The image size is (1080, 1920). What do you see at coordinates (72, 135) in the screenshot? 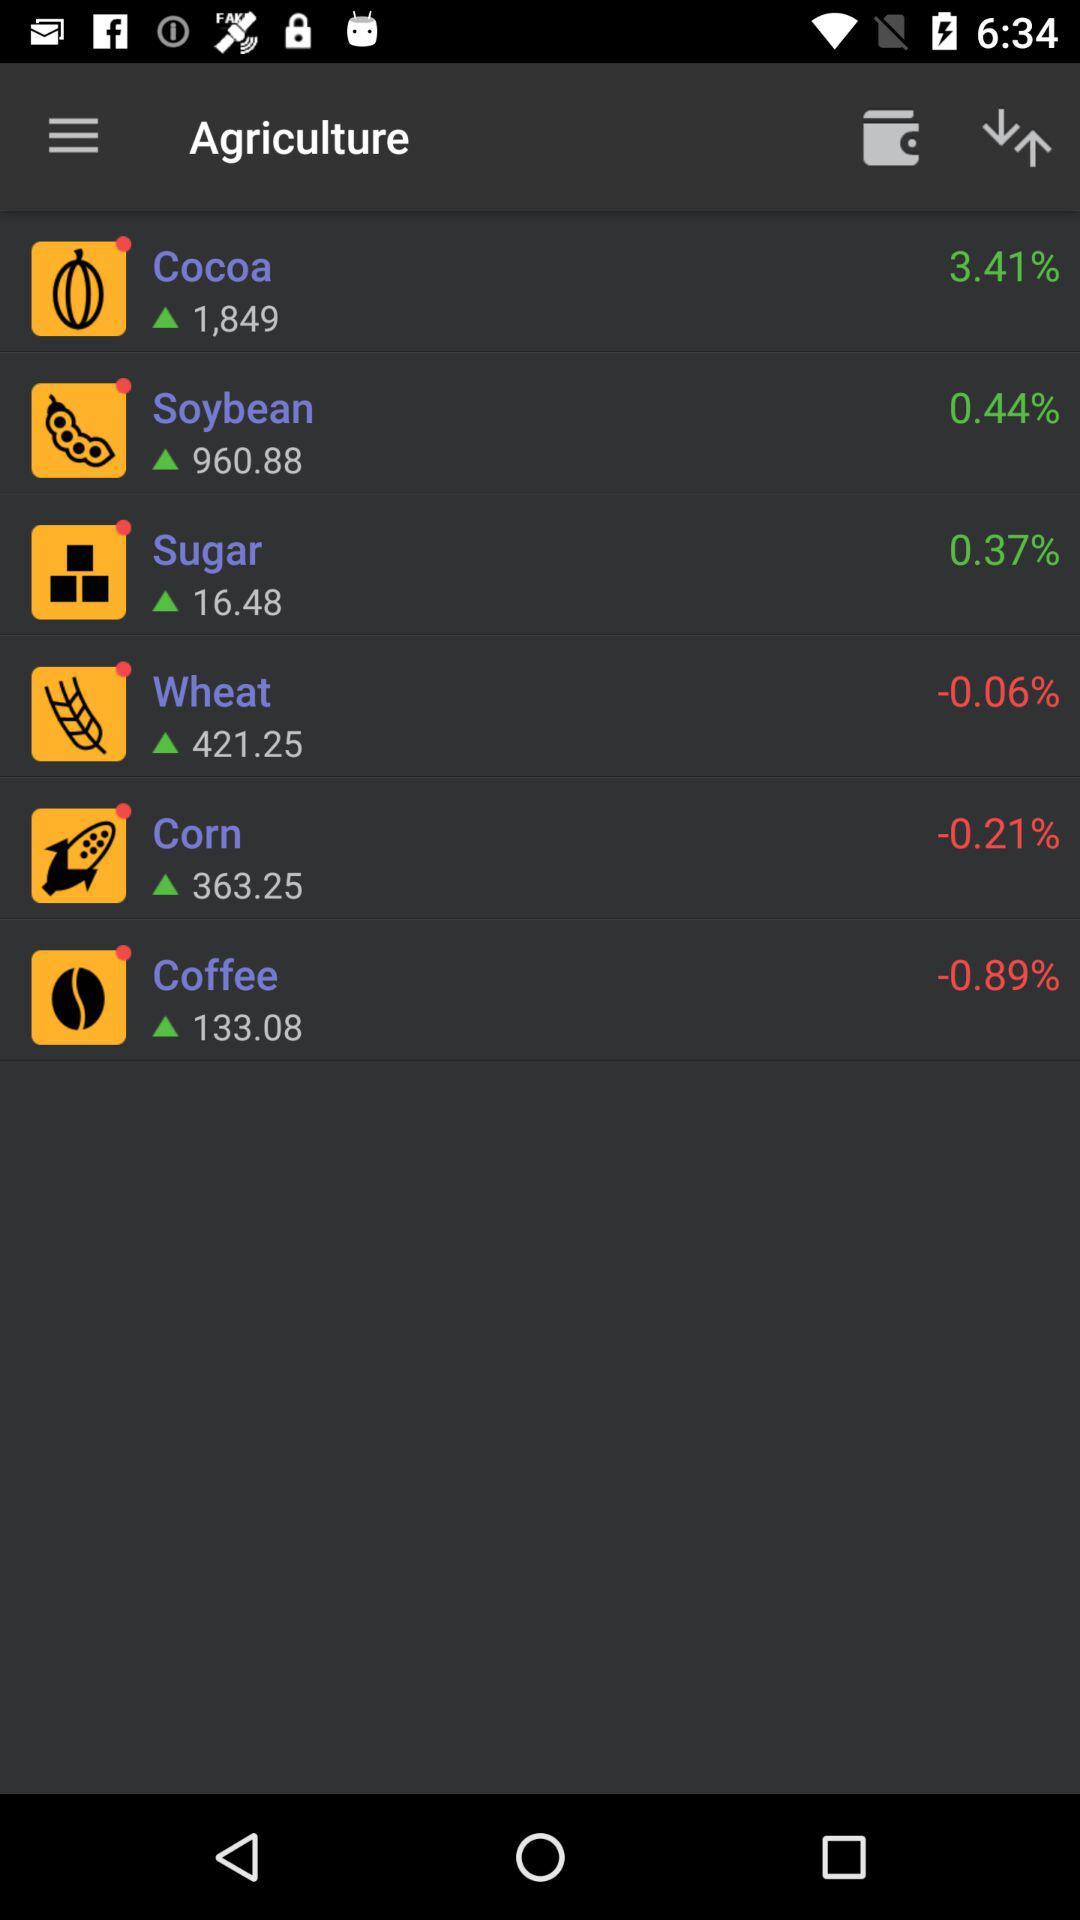
I see `item next to agriculture item` at bounding box center [72, 135].